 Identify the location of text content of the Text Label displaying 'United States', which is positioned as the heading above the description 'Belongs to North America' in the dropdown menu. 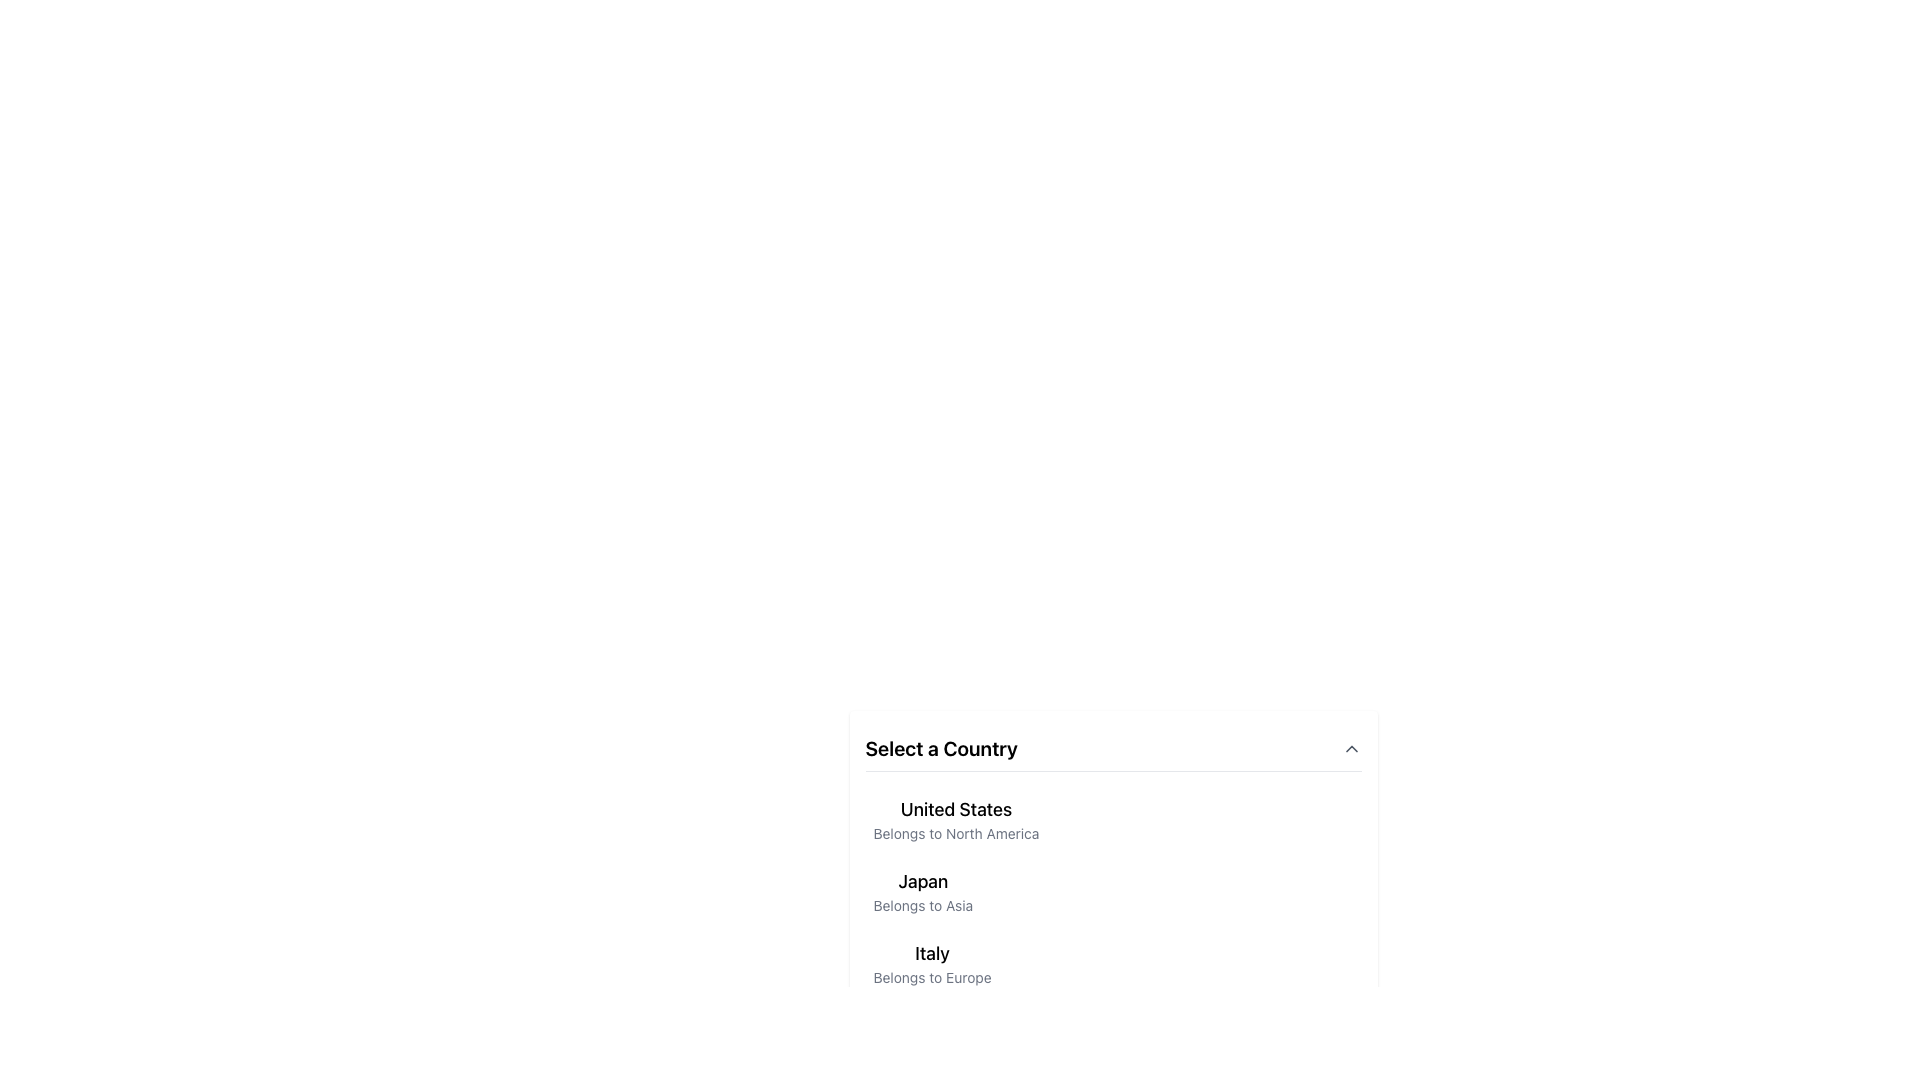
(955, 810).